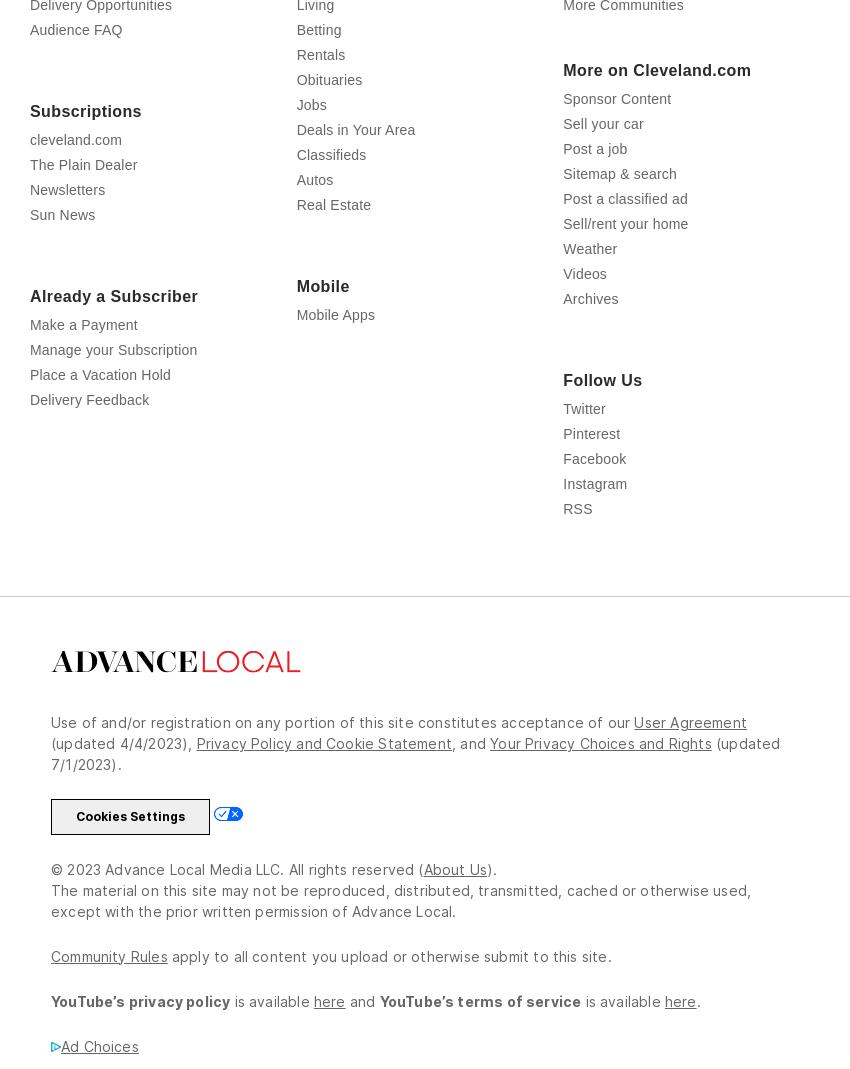 The width and height of the screenshot is (850, 1069). What do you see at coordinates (563, 292) in the screenshot?
I see `'Weather'` at bounding box center [563, 292].